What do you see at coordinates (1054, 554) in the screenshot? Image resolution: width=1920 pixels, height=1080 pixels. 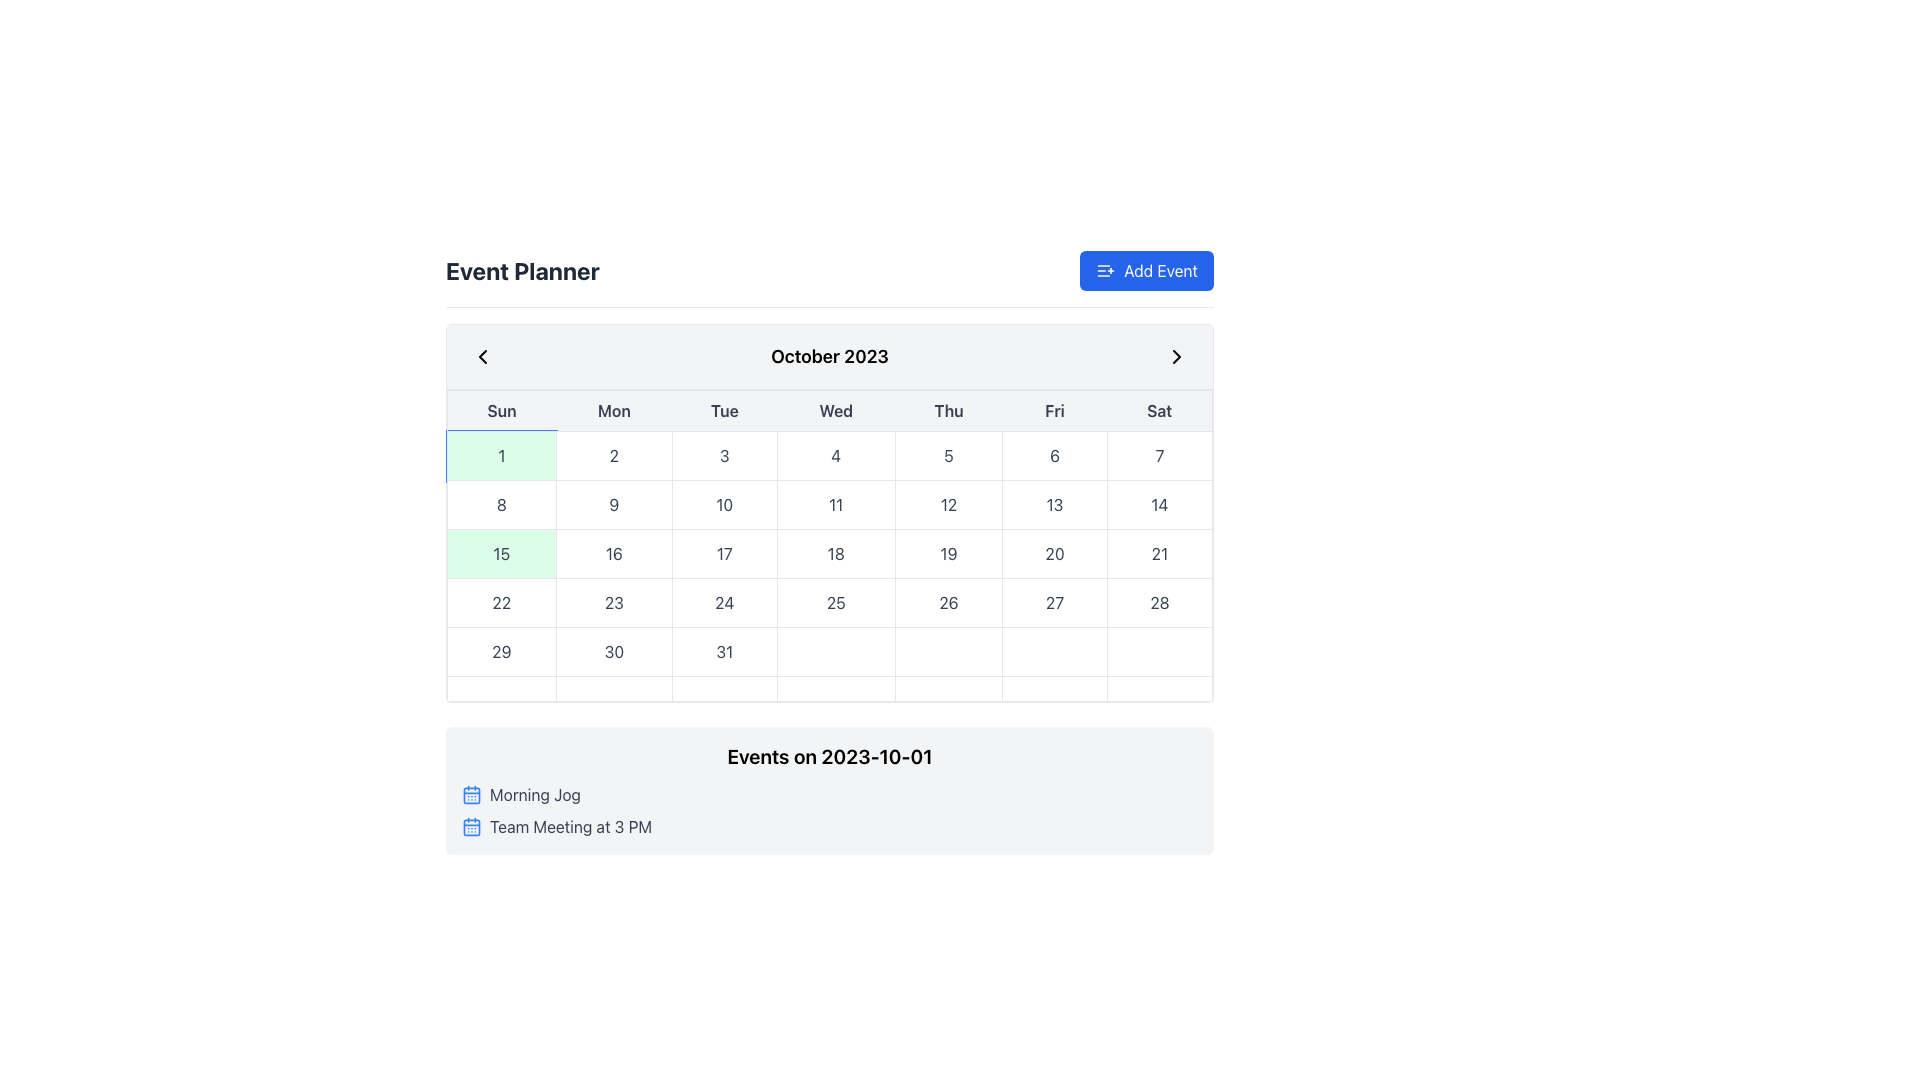 I see `the date selection button for '20th October' located in the calendar grid under 'October 2023'` at bounding box center [1054, 554].